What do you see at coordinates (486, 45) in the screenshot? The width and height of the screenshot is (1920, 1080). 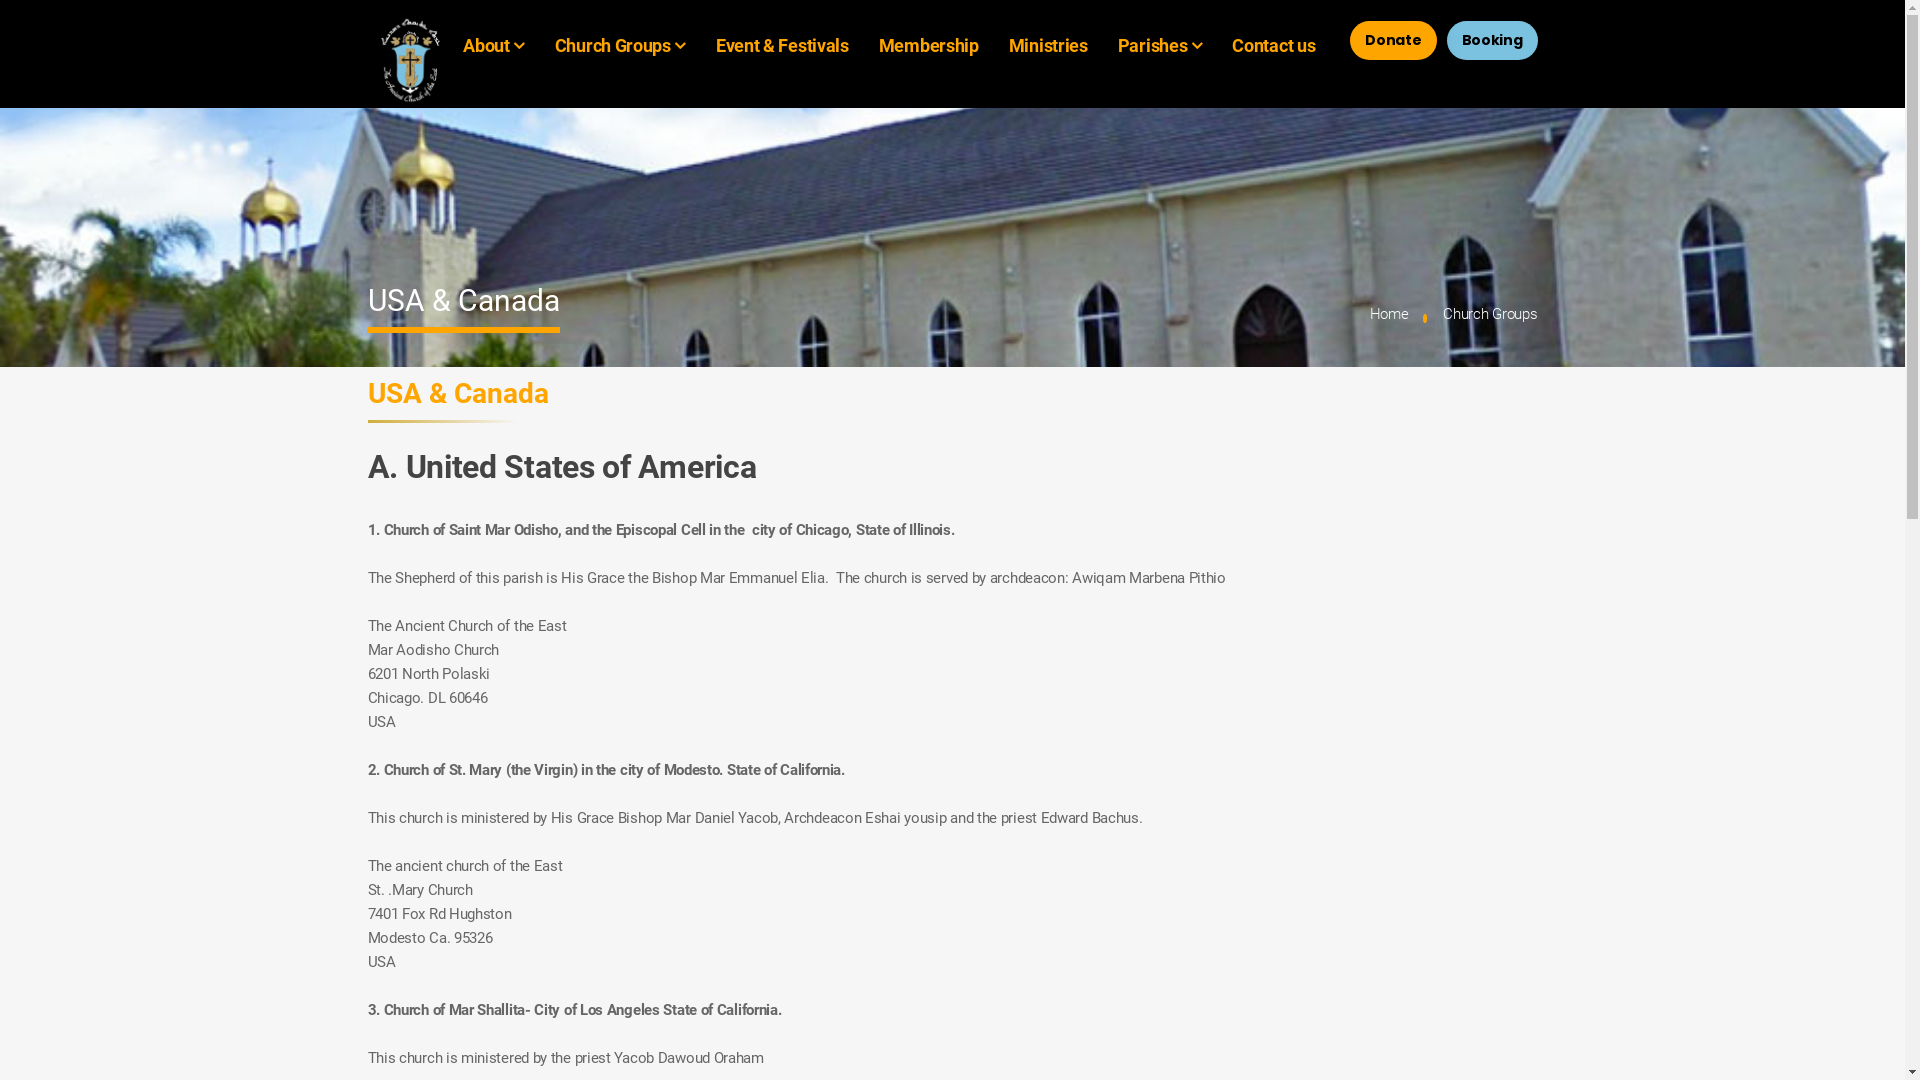 I see `'About'` at bounding box center [486, 45].